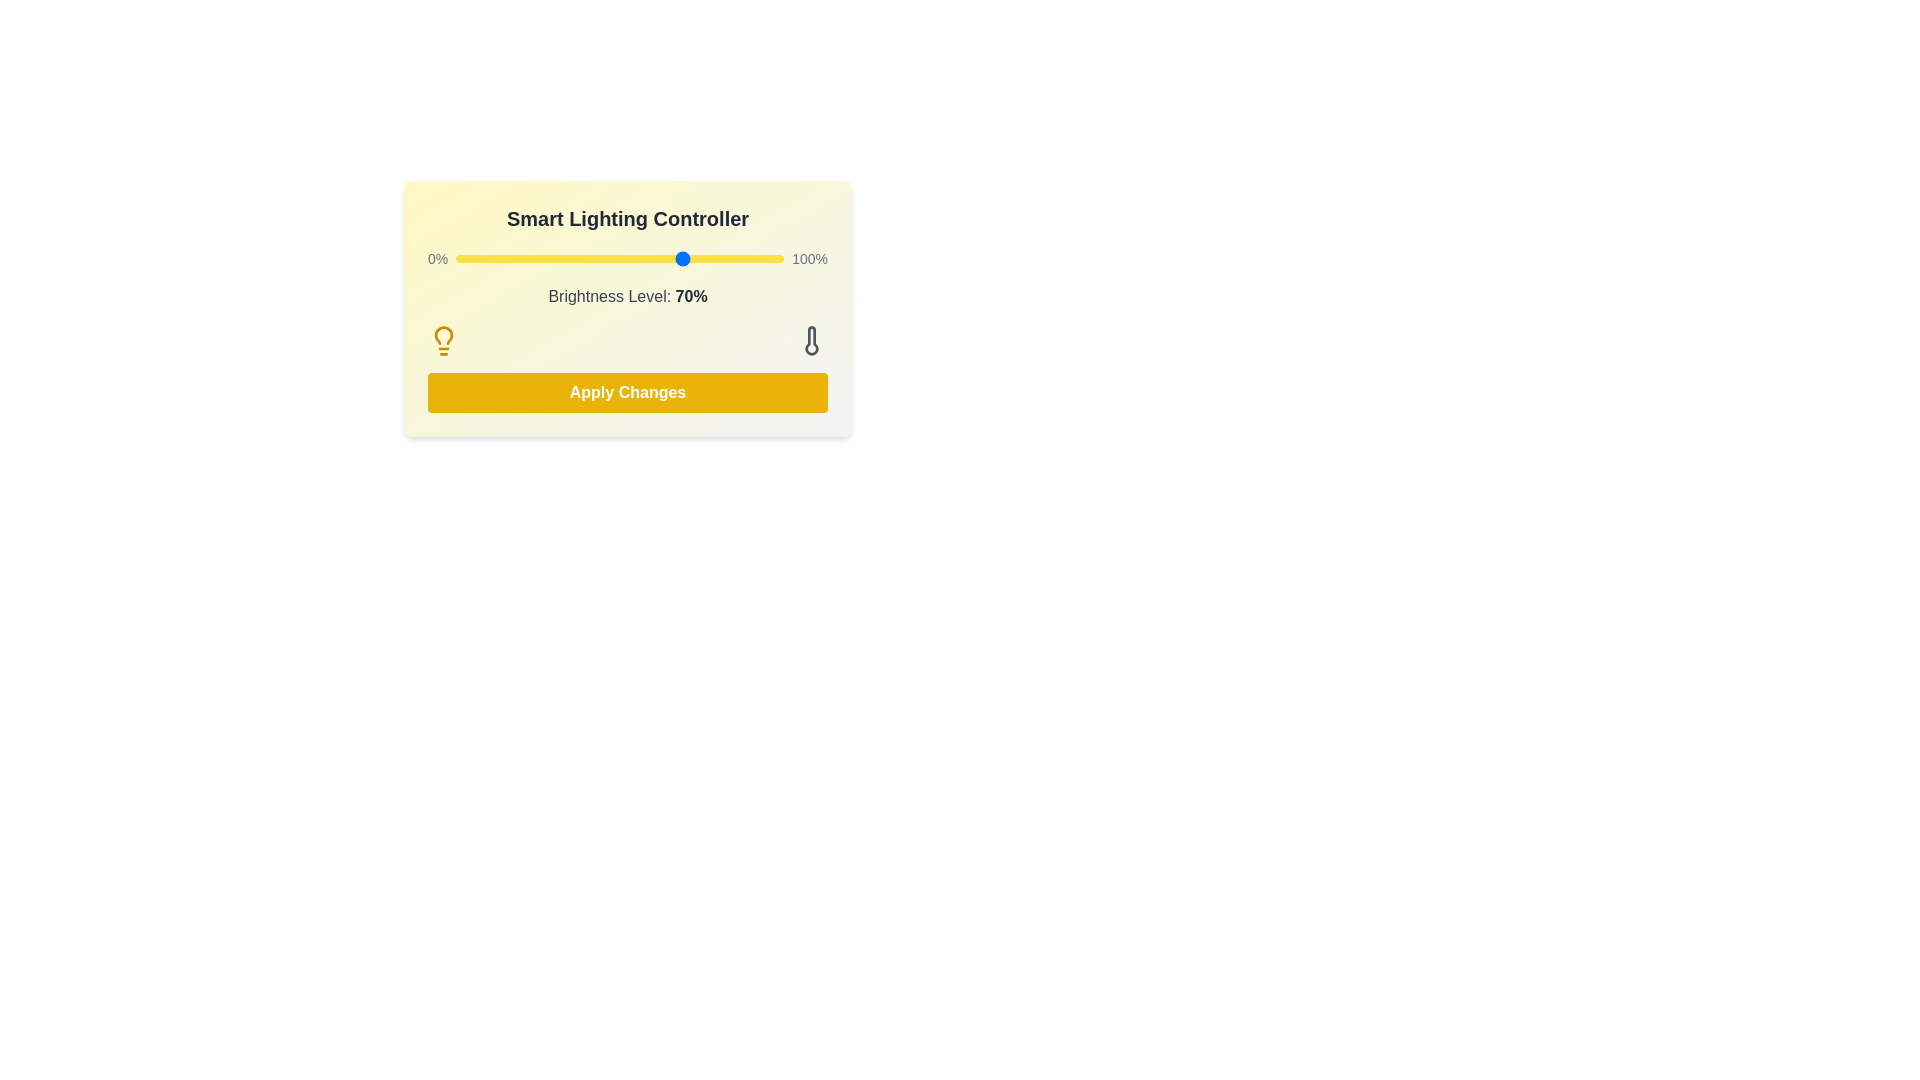 The height and width of the screenshot is (1080, 1920). What do you see at coordinates (685, 257) in the screenshot?
I see `the brightness slider to set the brightness to 70%` at bounding box center [685, 257].